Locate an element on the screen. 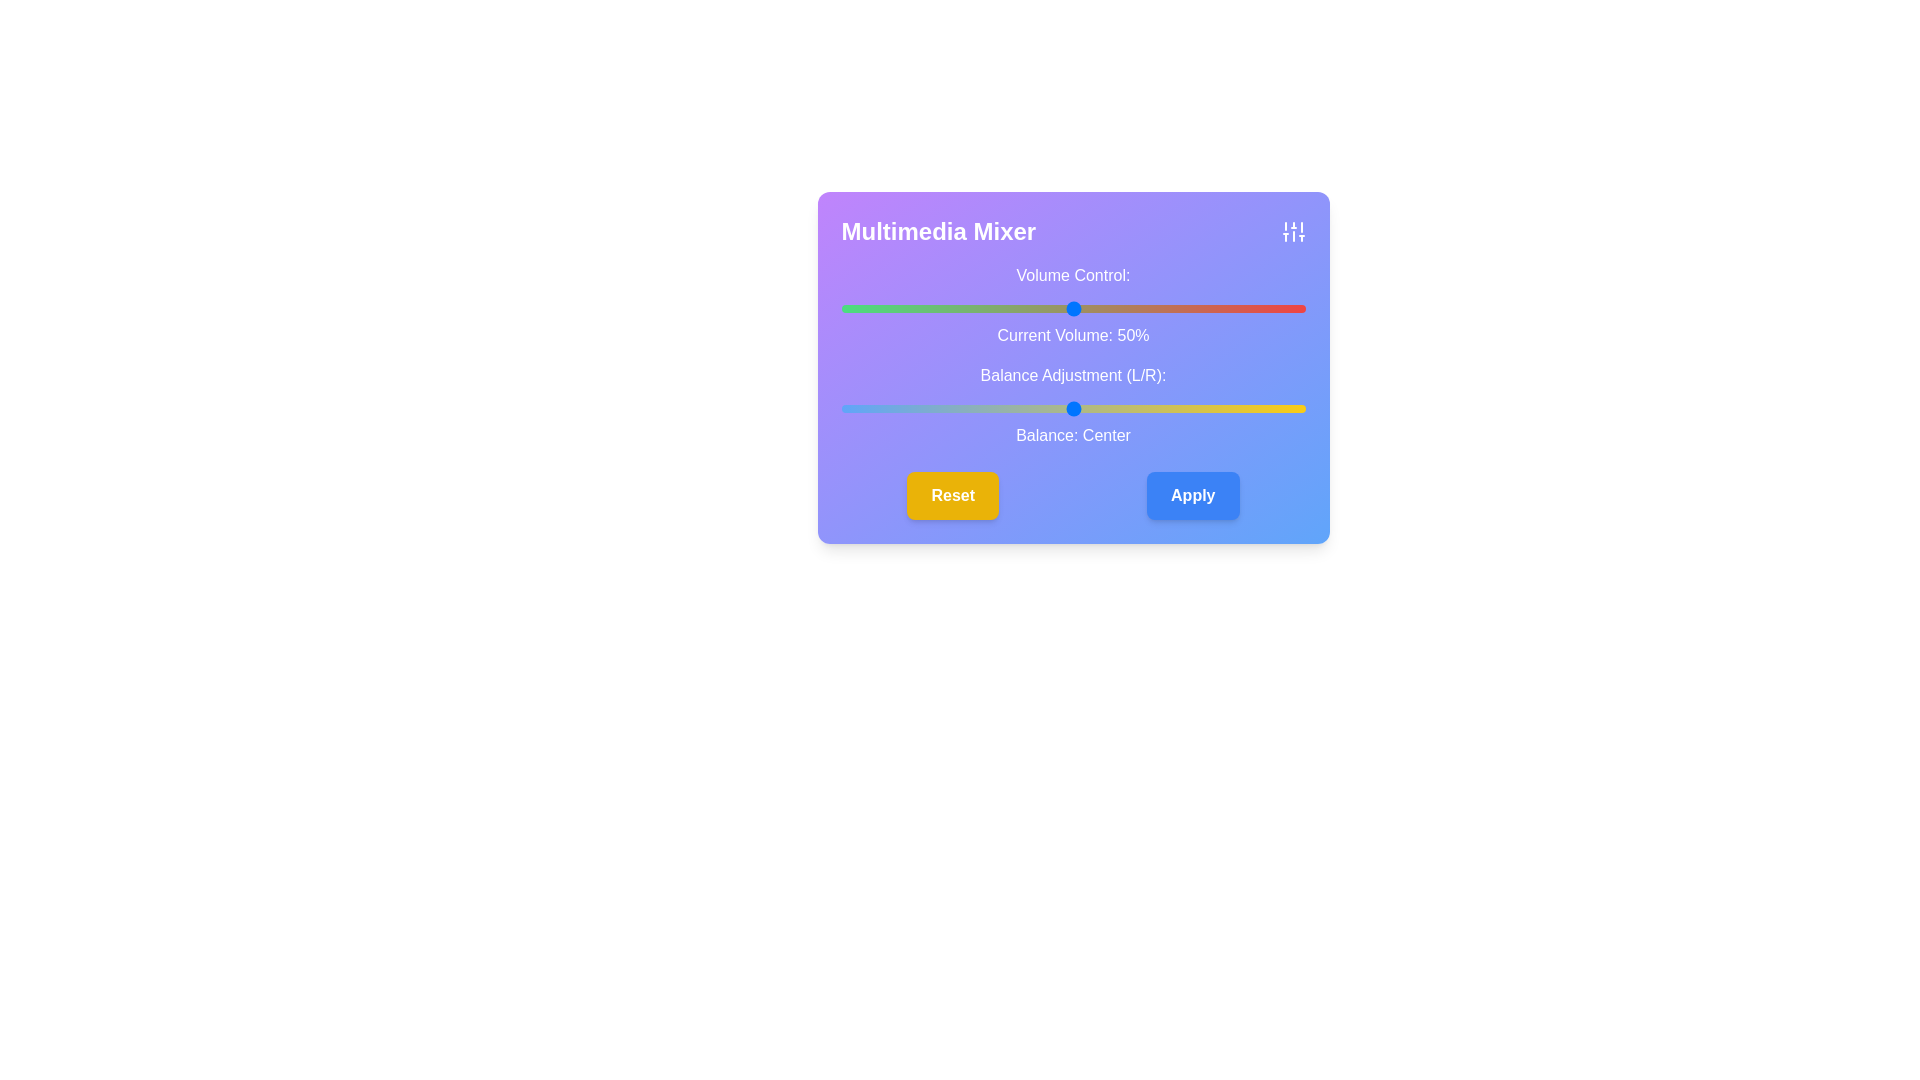  the balance slider to set the audio balance to 39 is located at coordinates (1253, 407).